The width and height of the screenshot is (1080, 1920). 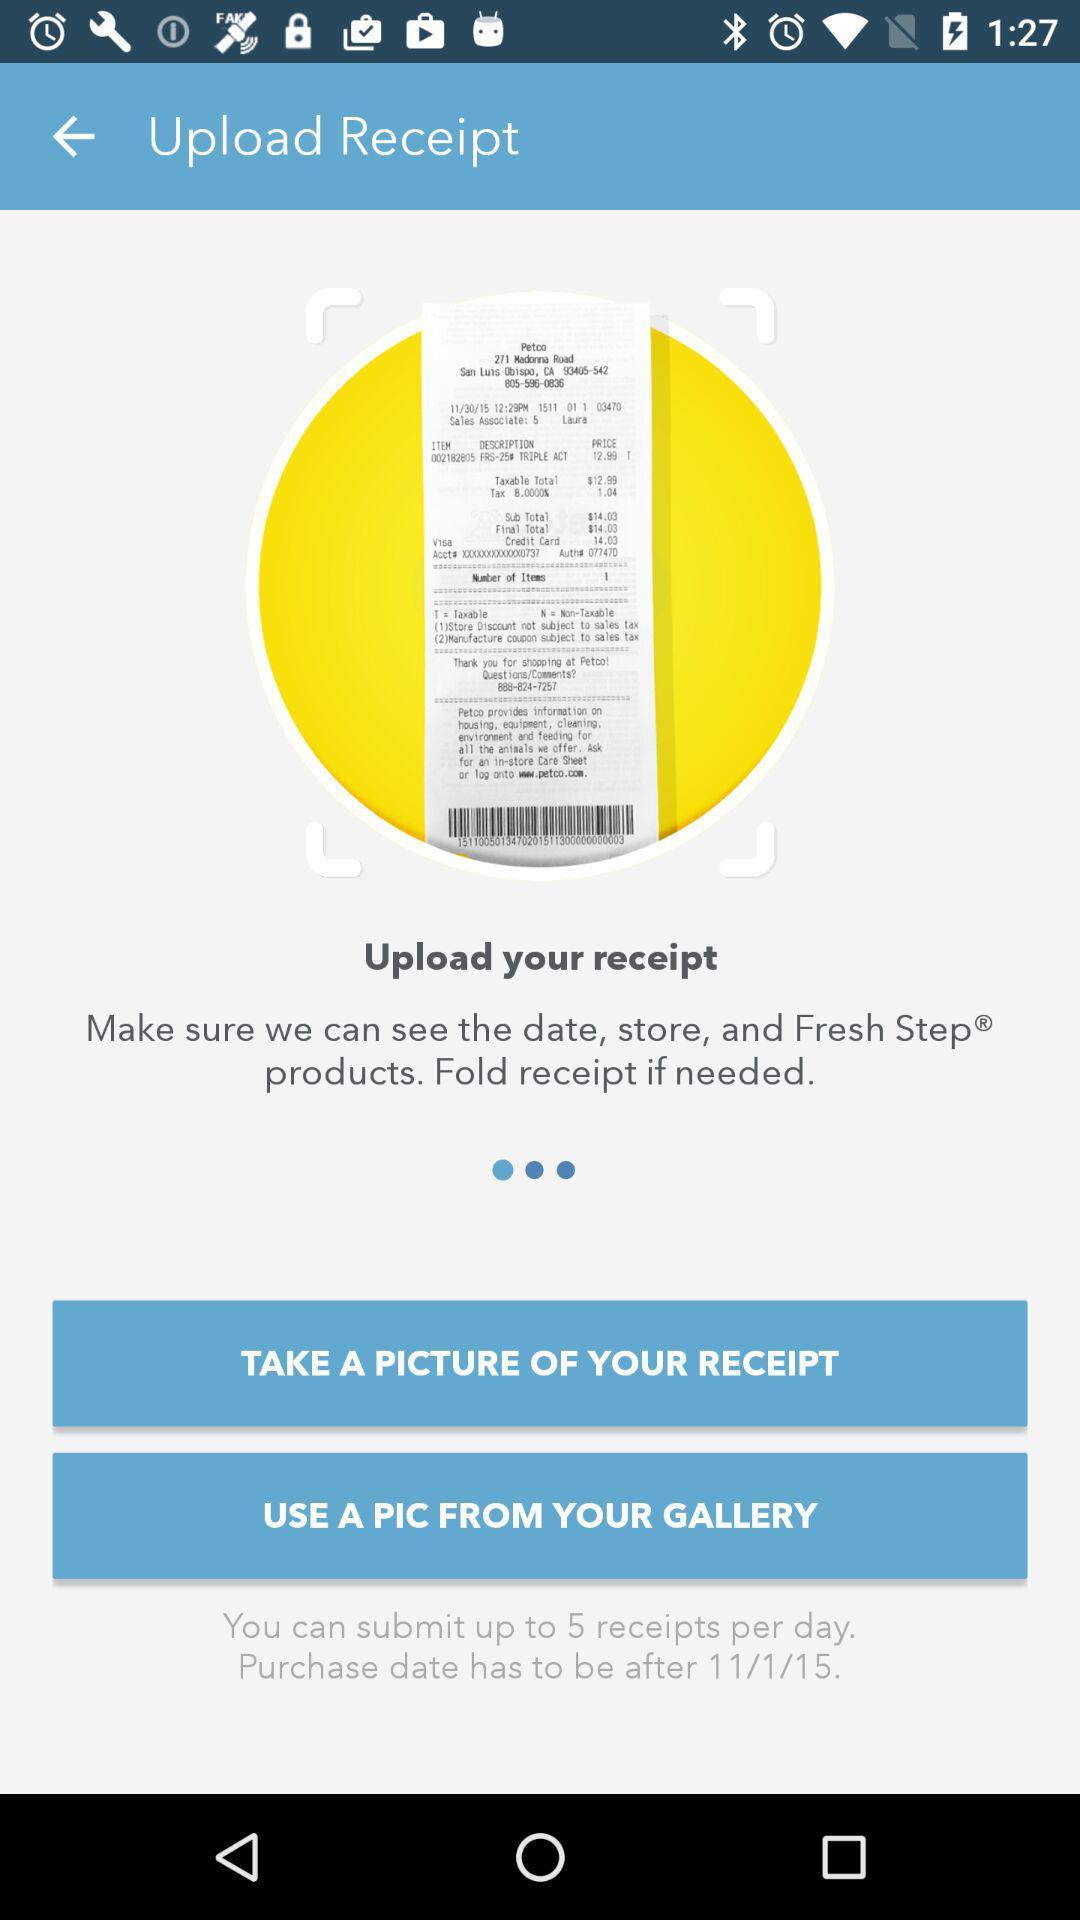 I want to click on the use a pic icon, so click(x=540, y=1515).